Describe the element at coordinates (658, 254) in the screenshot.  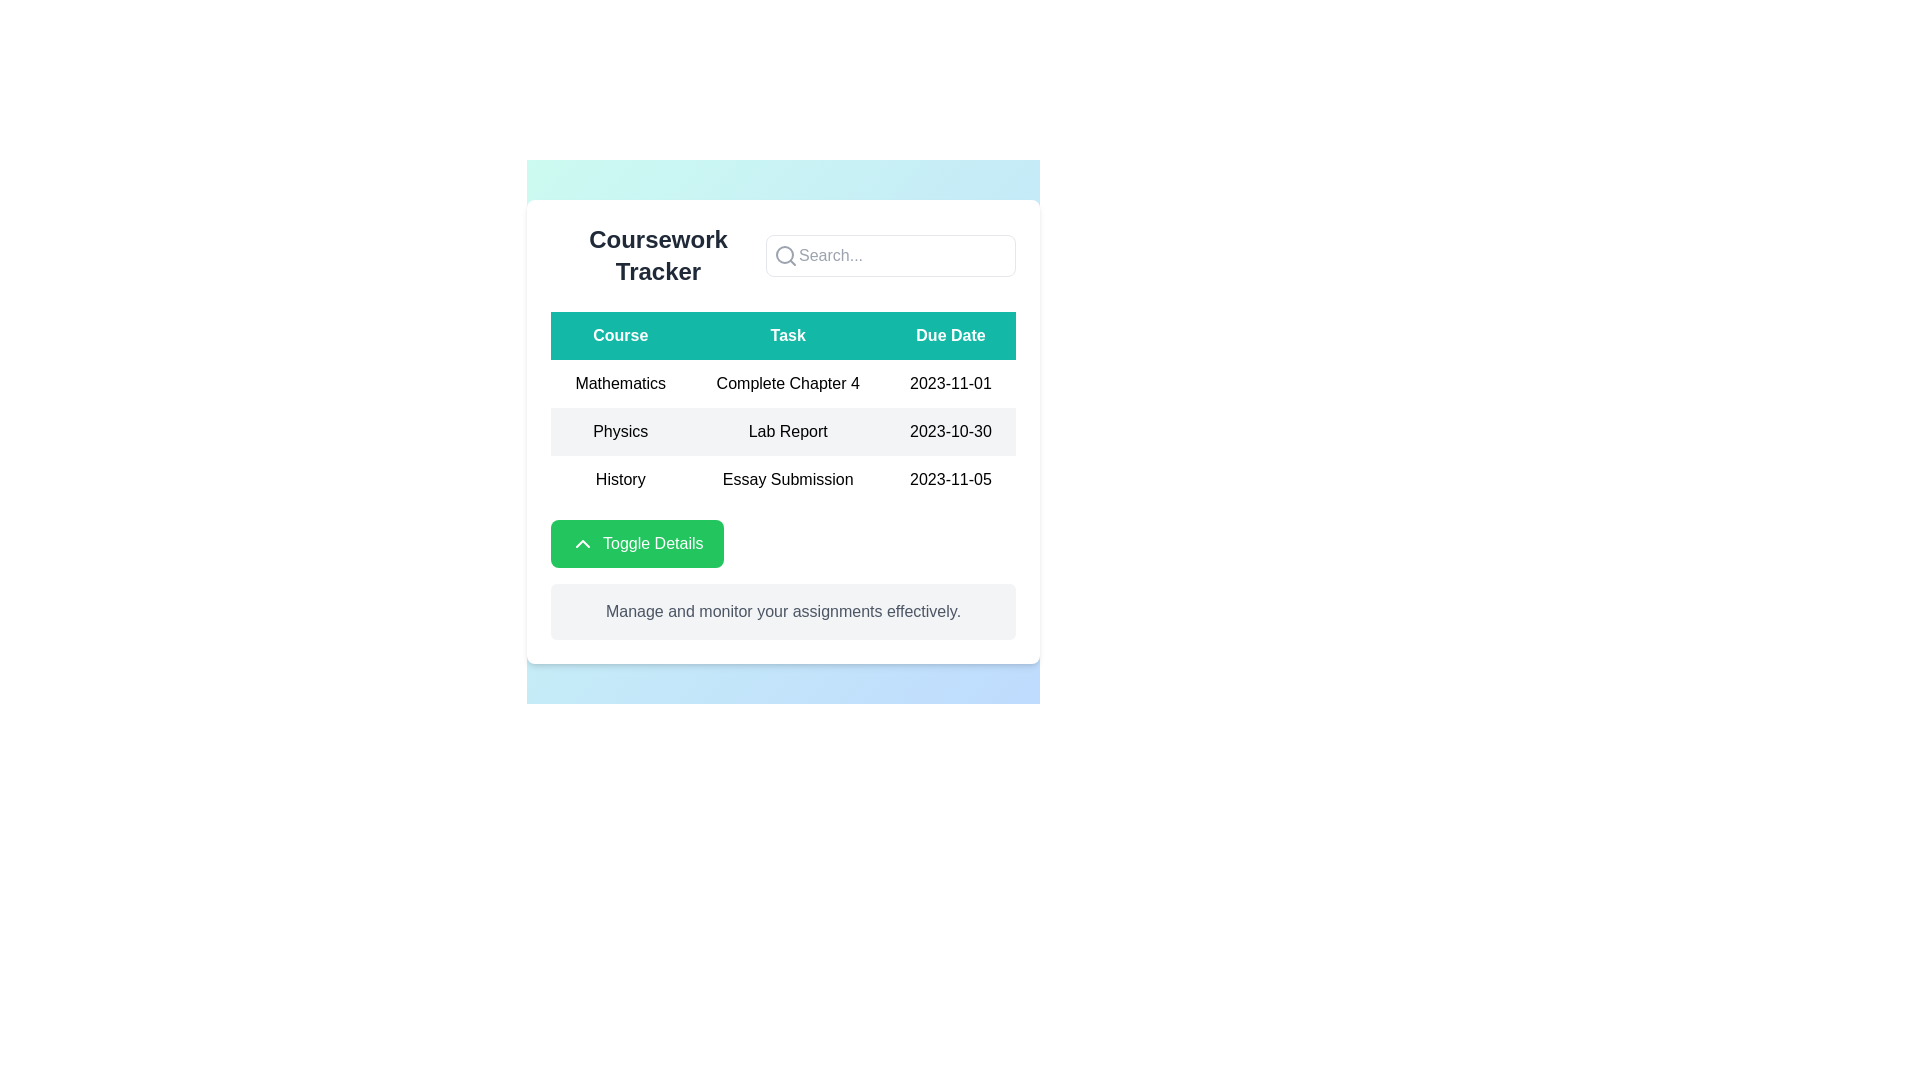
I see `the text header titled 'Coursework Tracker', which is prominently displayed in large, bold, dark-colored font at the top of the content block` at that location.